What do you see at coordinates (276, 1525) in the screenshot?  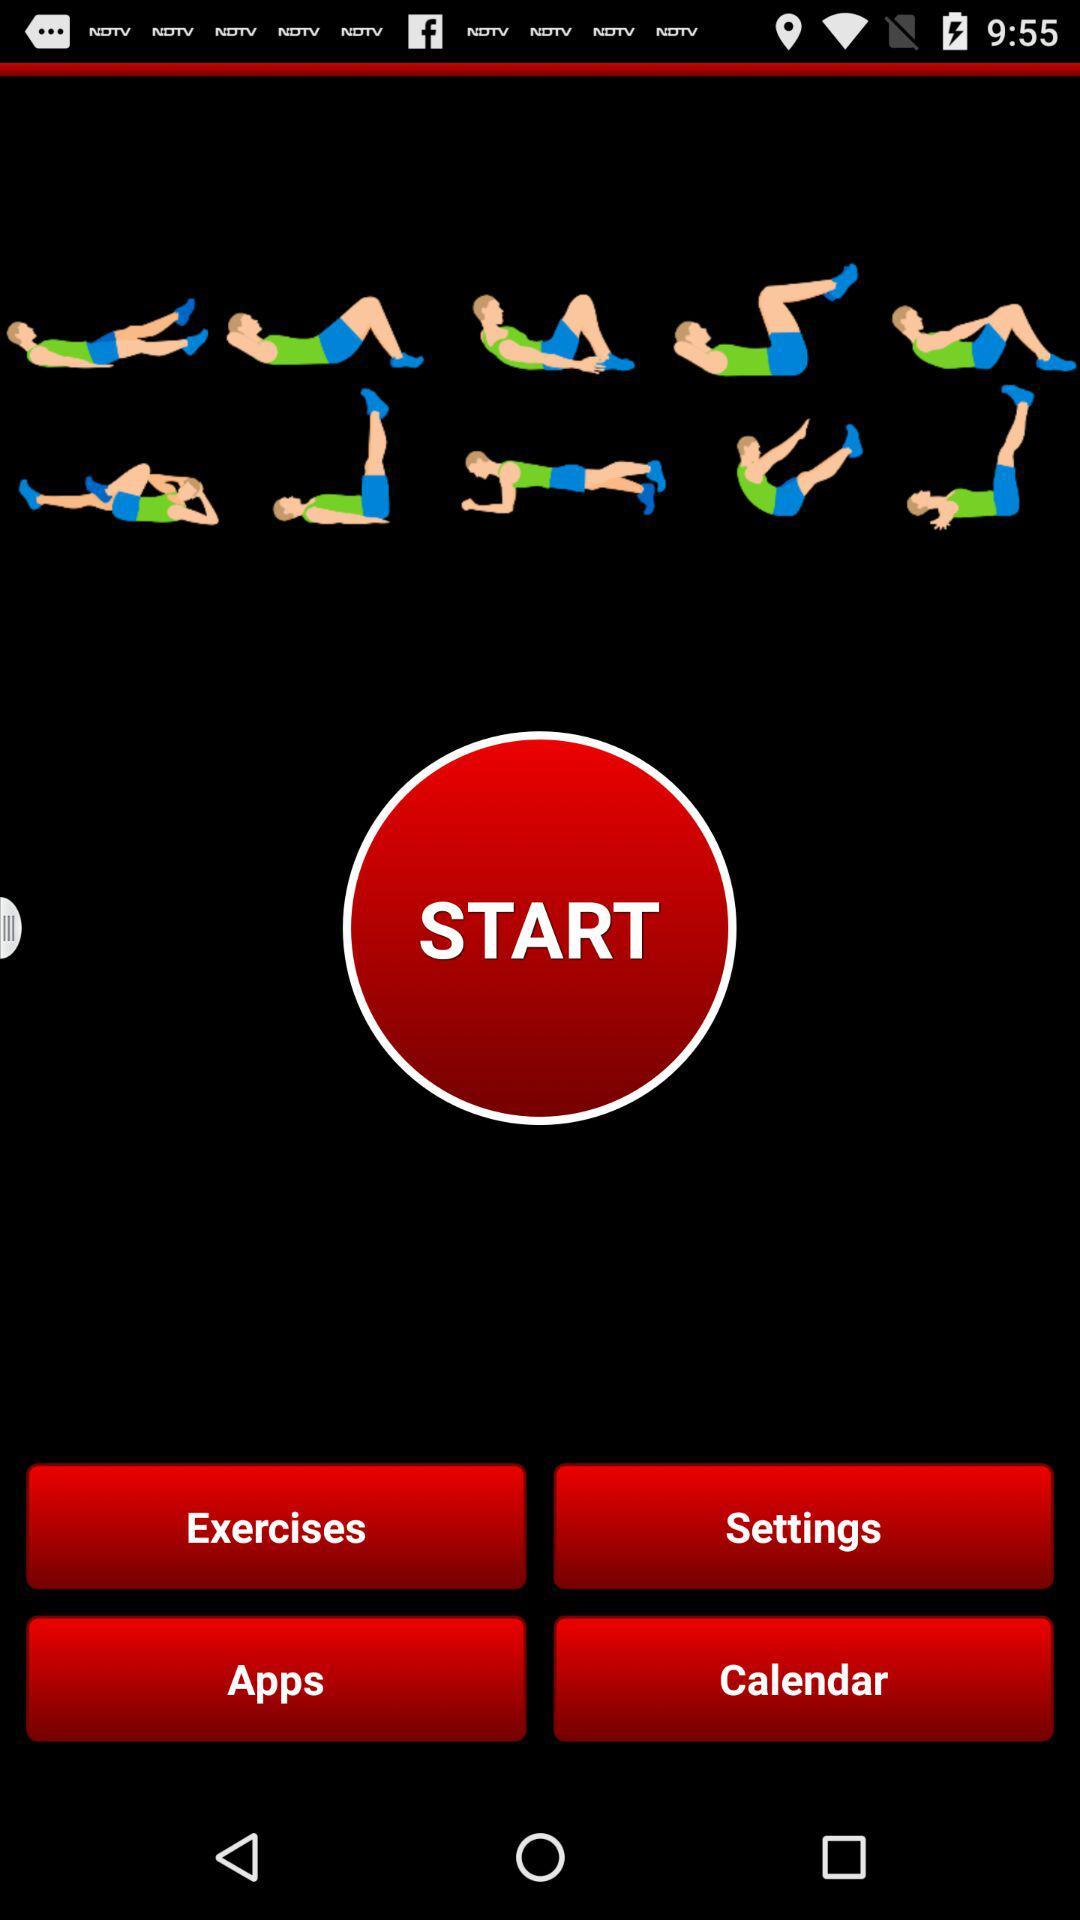 I see `button above the apps item` at bounding box center [276, 1525].